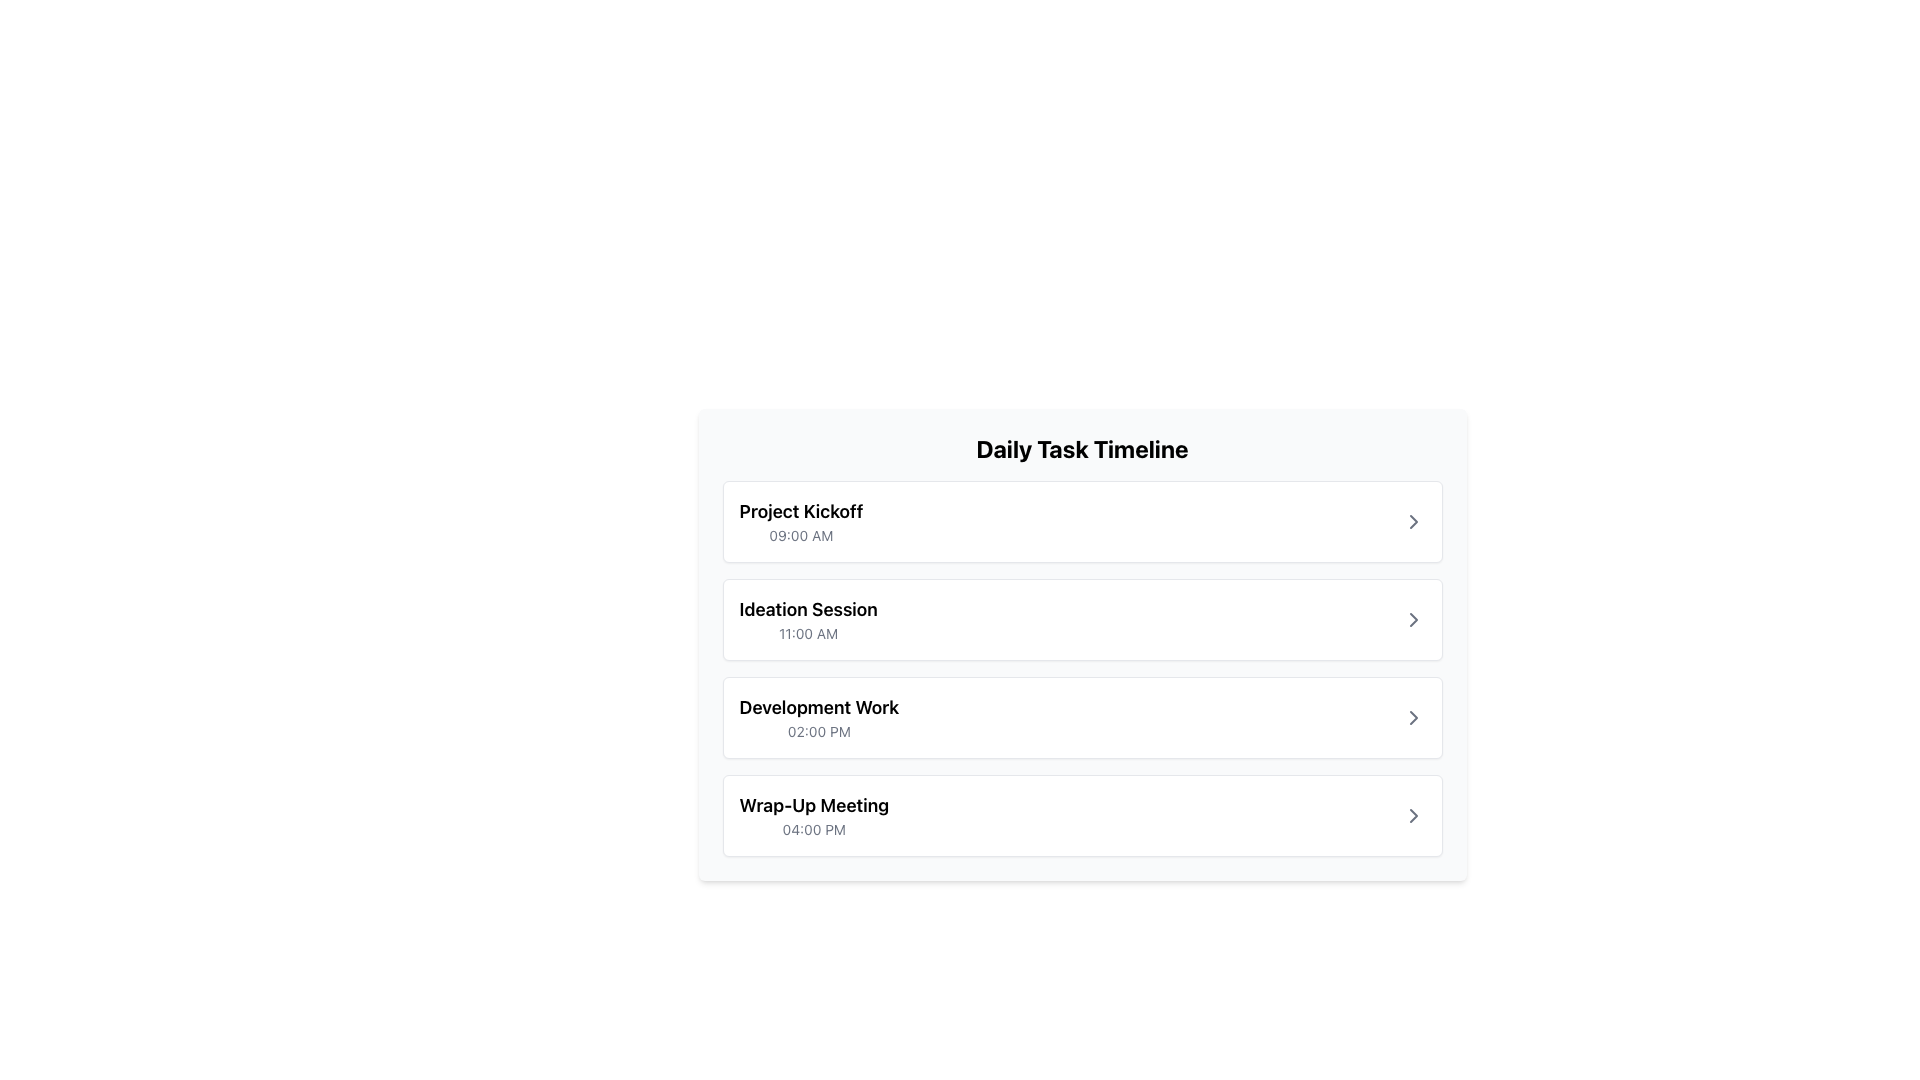 The image size is (1920, 1080). I want to click on the topmost card in the Daily Task Timeline list that displays 'Project Kickoff' and '09:00 AM', so click(1081, 520).